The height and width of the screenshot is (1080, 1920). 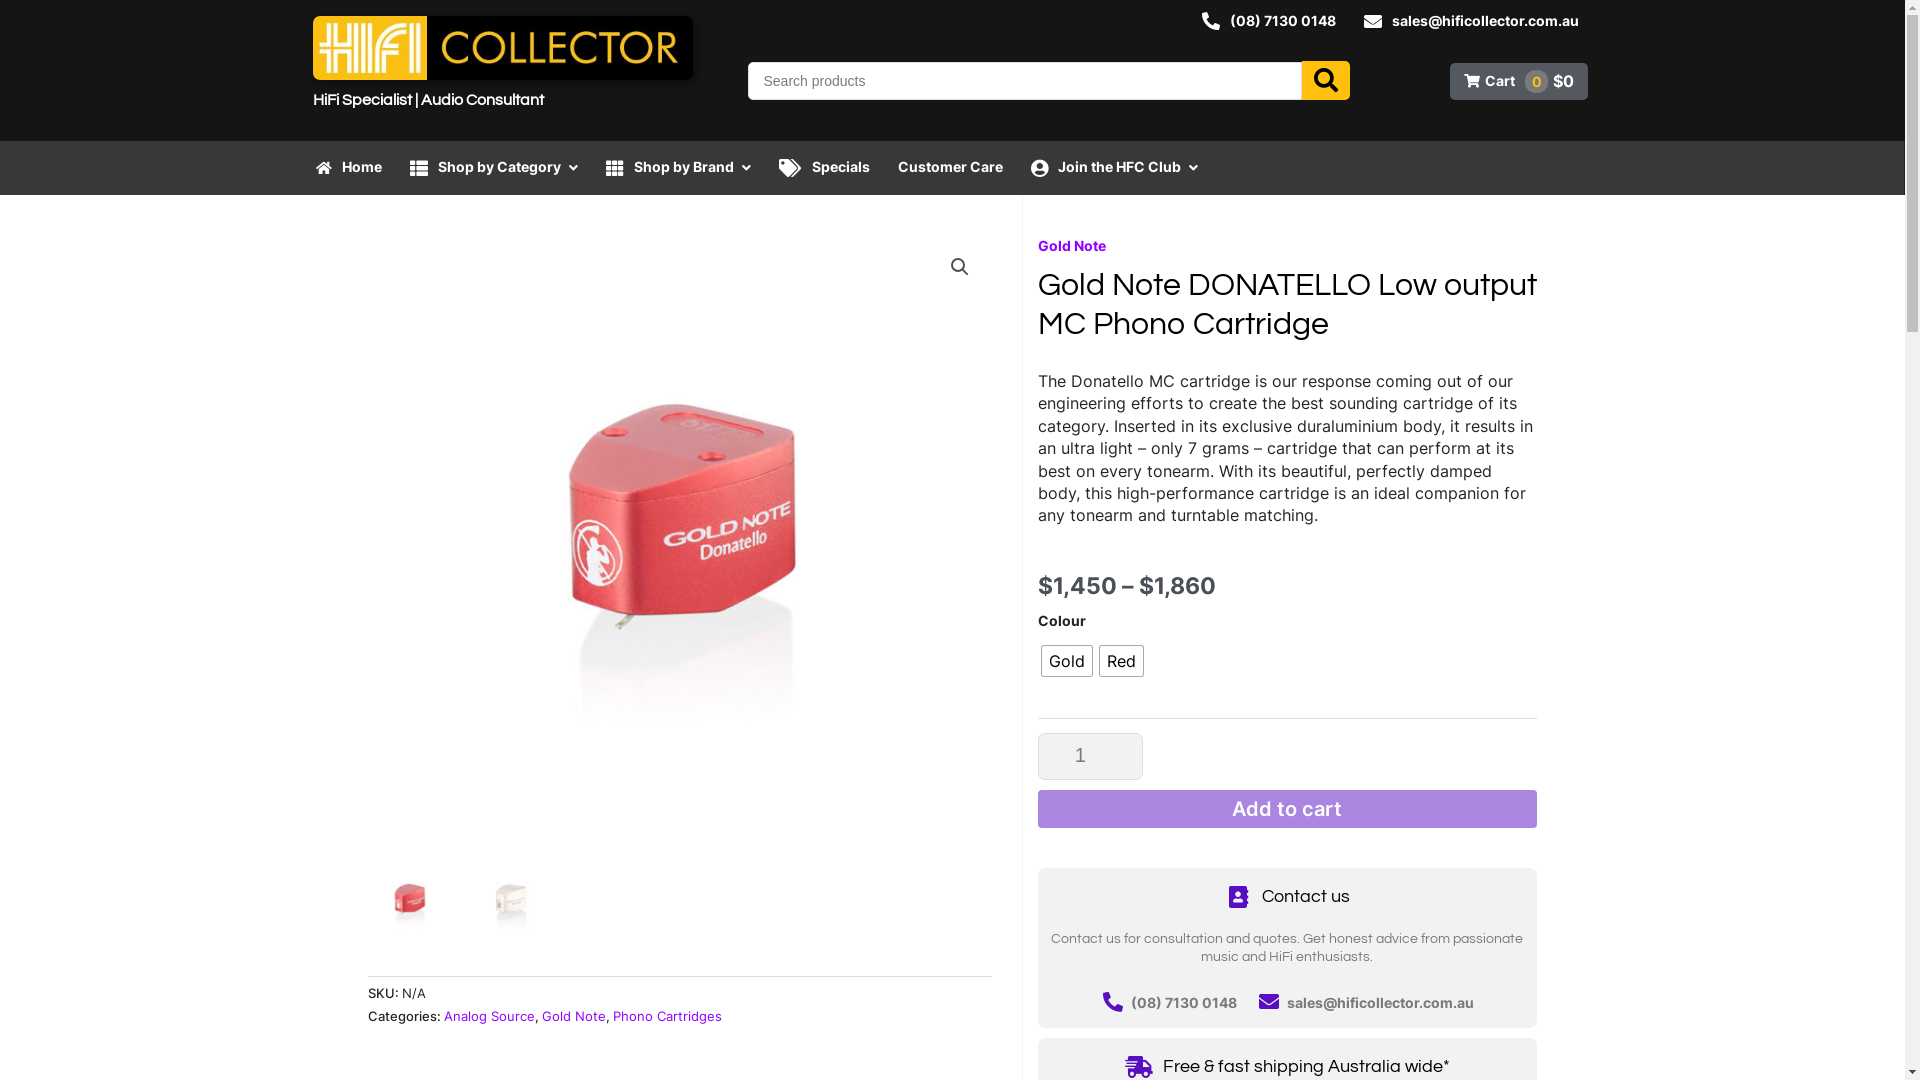 What do you see at coordinates (1113, 165) in the screenshot?
I see `'Join the HFC Club'` at bounding box center [1113, 165].